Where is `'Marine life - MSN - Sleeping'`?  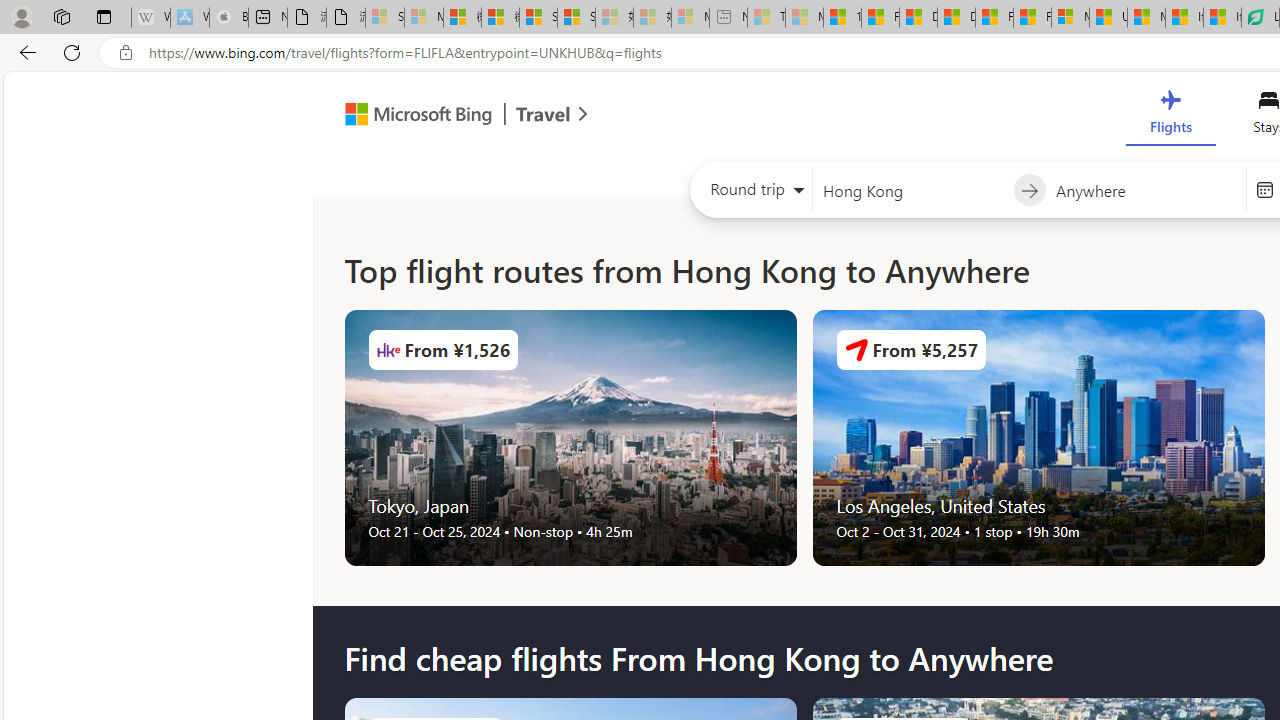
'Marine life - MSN - Sleeping' is located at coordinates (804, 17).